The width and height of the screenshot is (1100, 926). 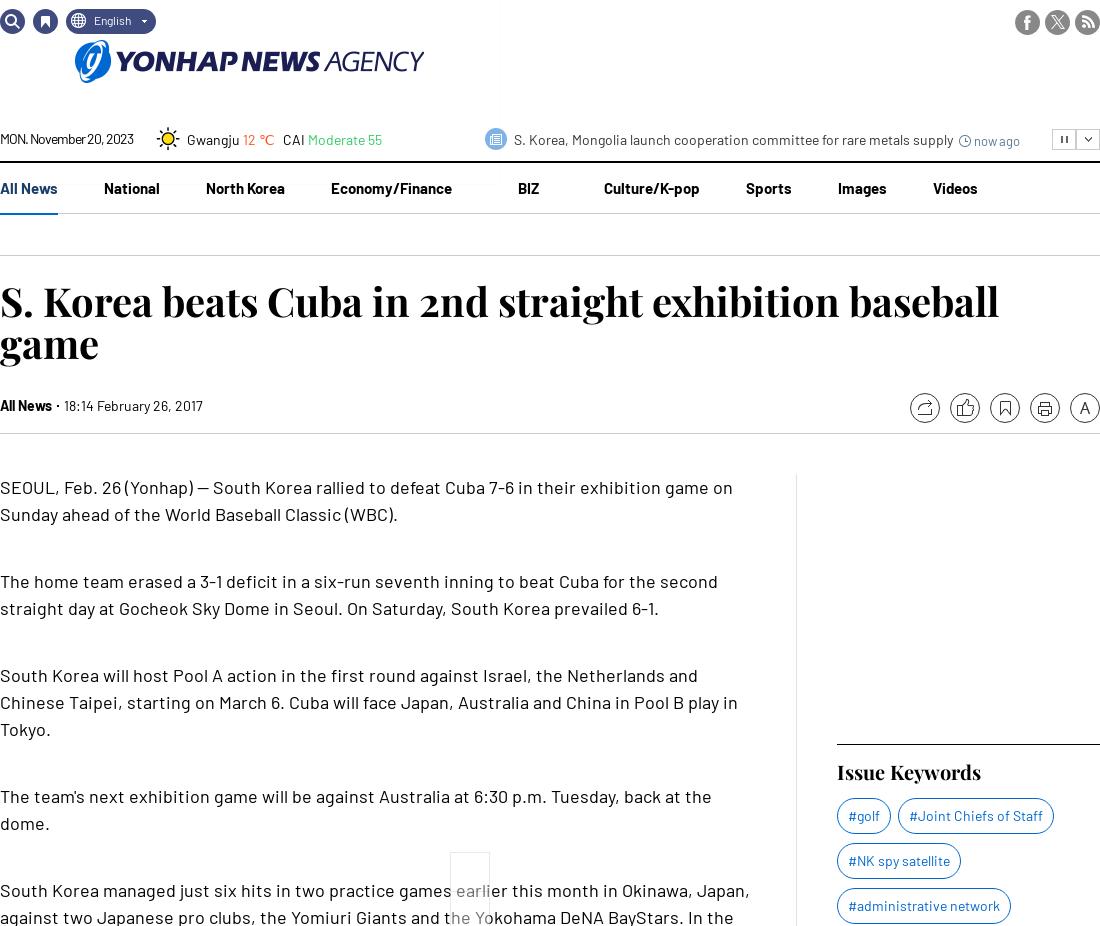 I want to click on 'Padres' Kim Ha-seong 'honored' to be 1st S. Korean to win Gold Glove', so click(x=722, y=48).